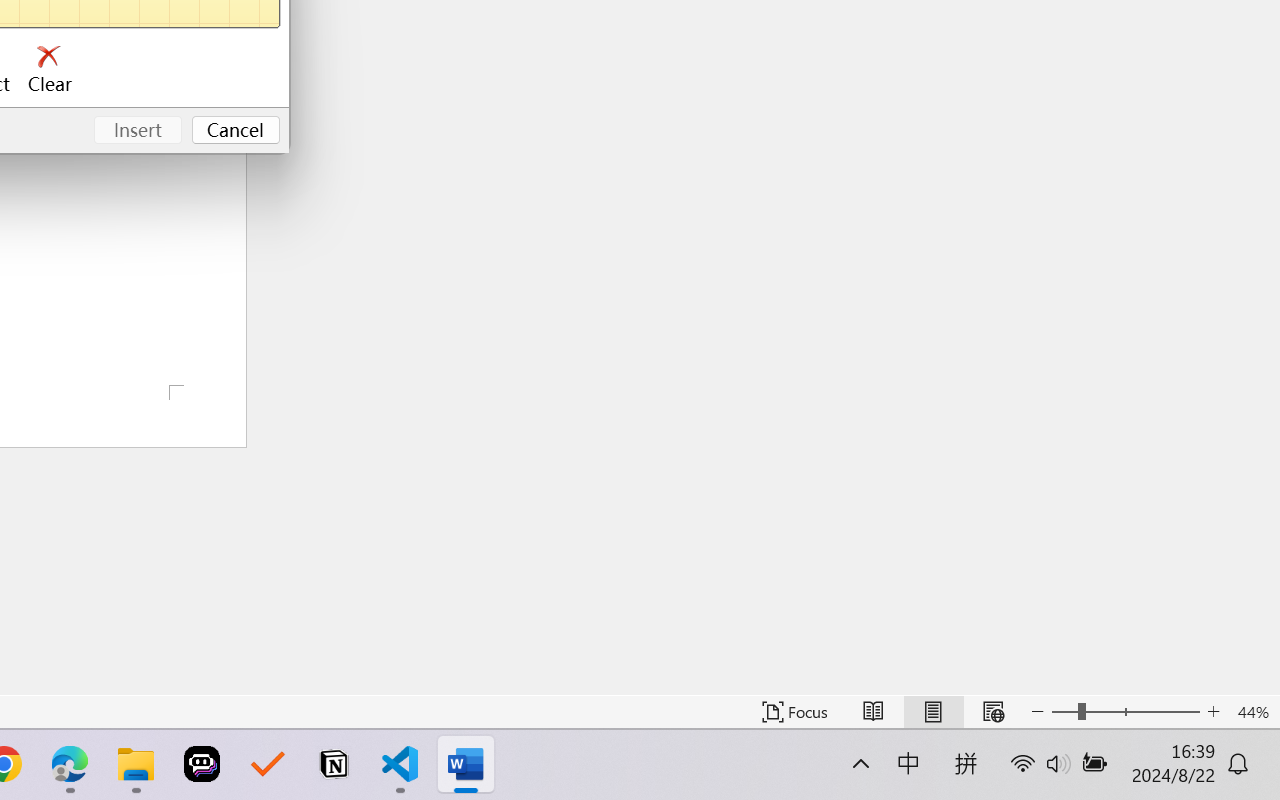 The height and width of the screenshot is (800, 1280). Describe the element at coordinates (202, 764) in the screenshot. I see `'Poe'` at that location.